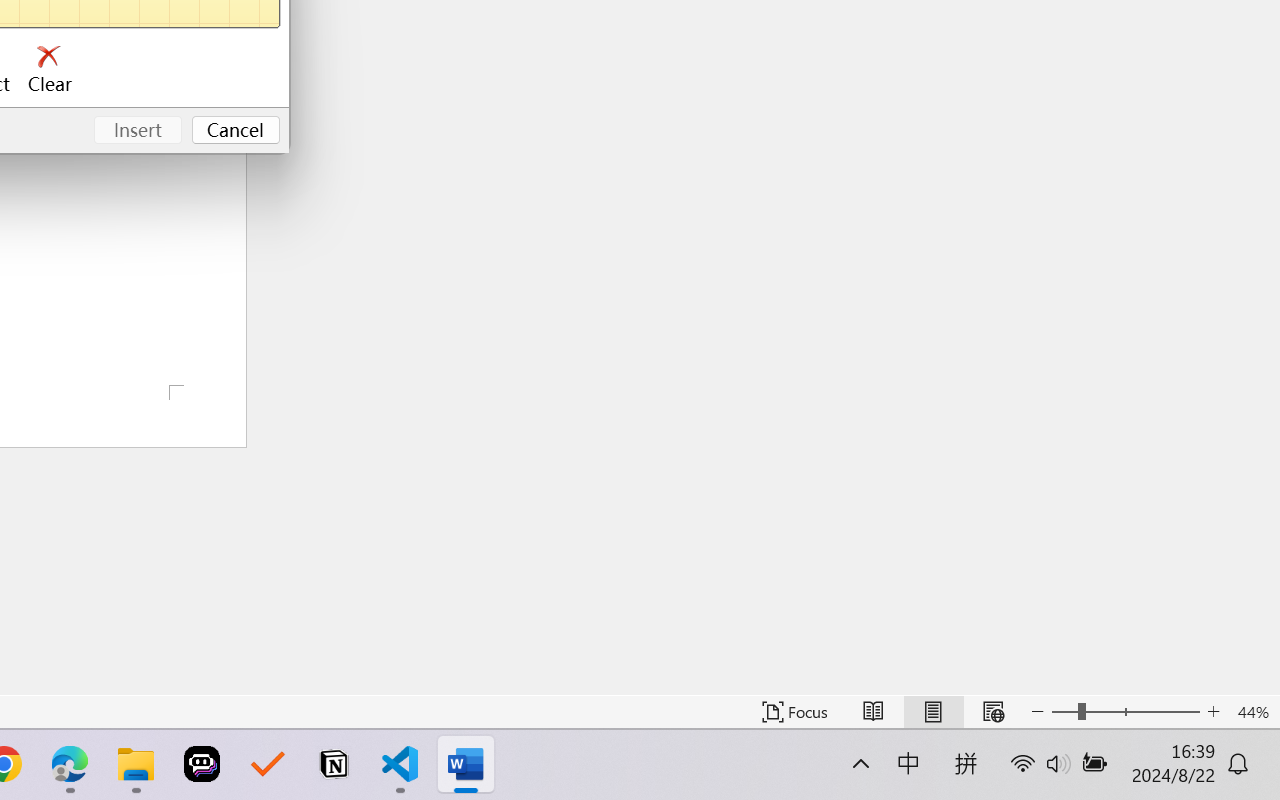 The height and width of the screenshot is (800, 1280). Describe the element at coordinates (202, 764) in the screenshot. I see `'Poe'` at that location.